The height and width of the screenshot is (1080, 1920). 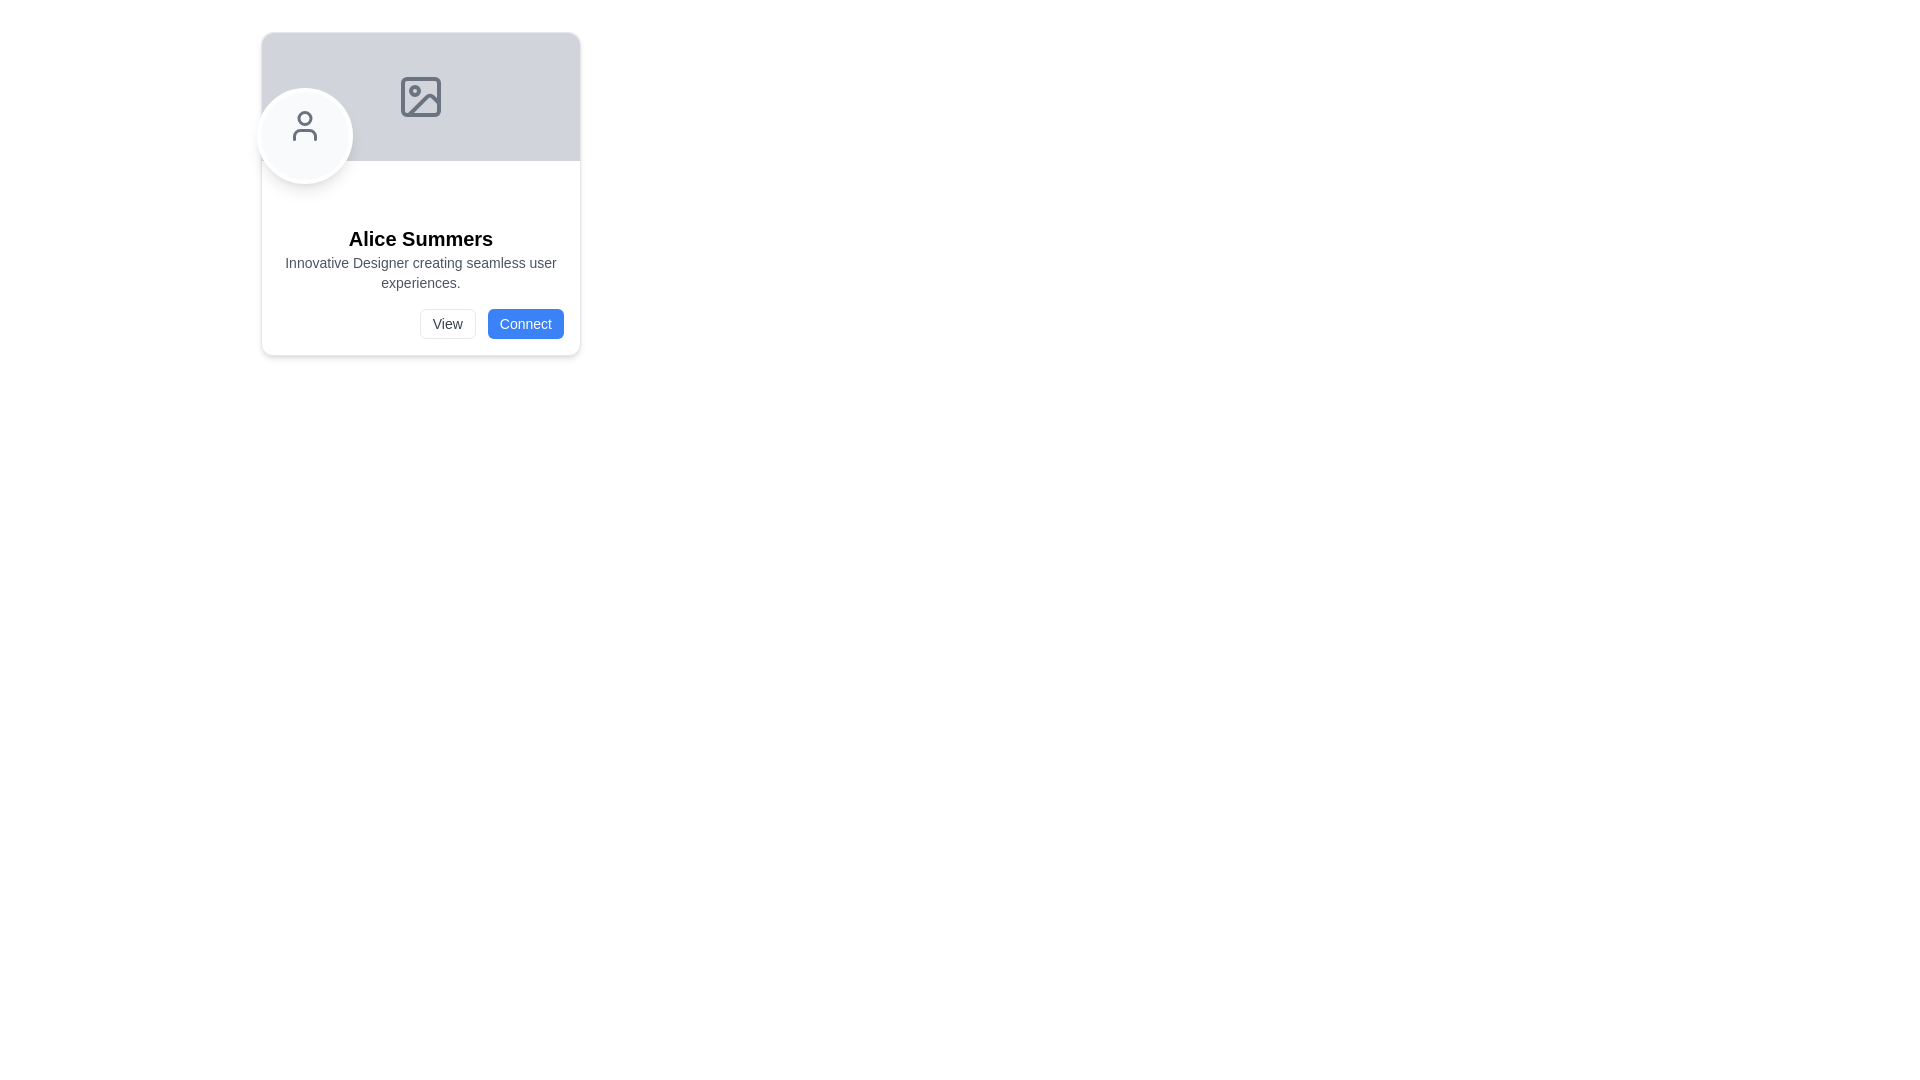 What do you see at coordinates (420, 96) in the screenshot?
I see `the gray decorative graphic placeholder located at the top-right section of the profile card's header area` at bounding box center [420, 96].